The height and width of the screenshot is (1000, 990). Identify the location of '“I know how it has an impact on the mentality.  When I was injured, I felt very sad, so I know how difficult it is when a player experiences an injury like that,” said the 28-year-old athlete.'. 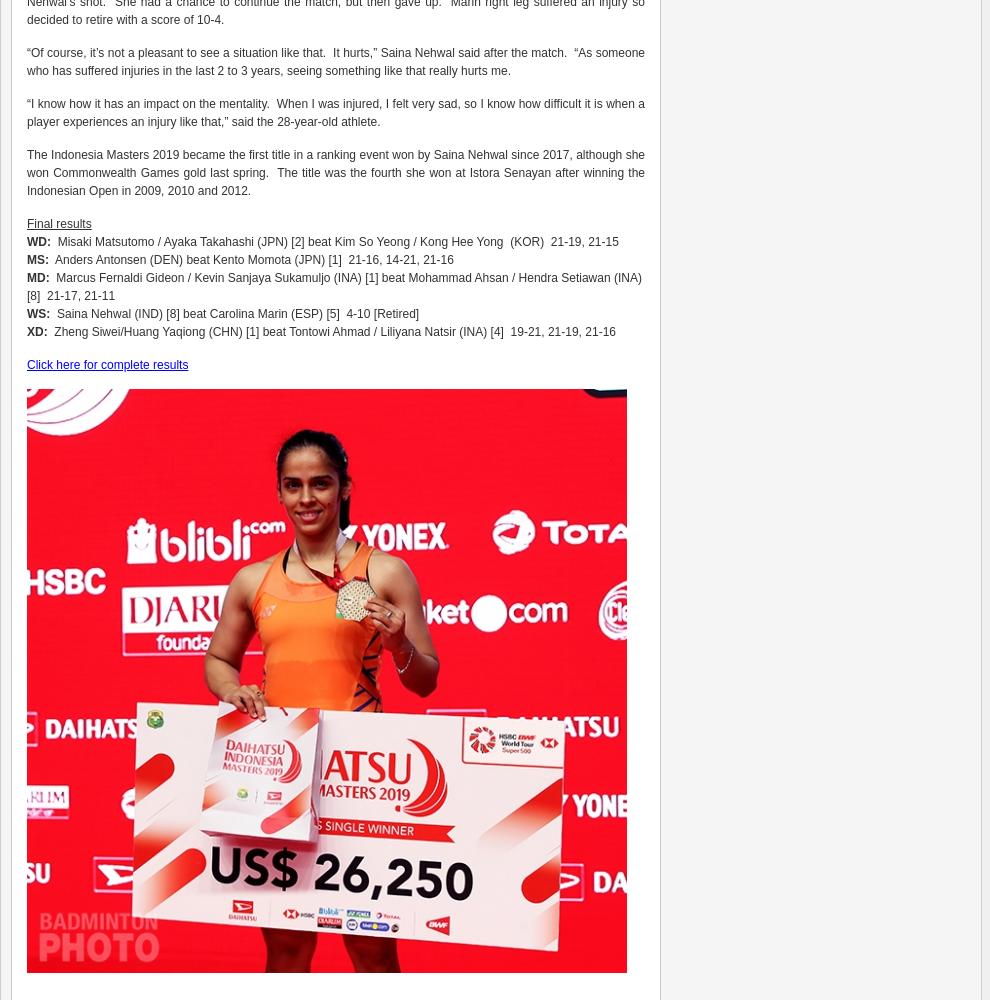
(335, 112).